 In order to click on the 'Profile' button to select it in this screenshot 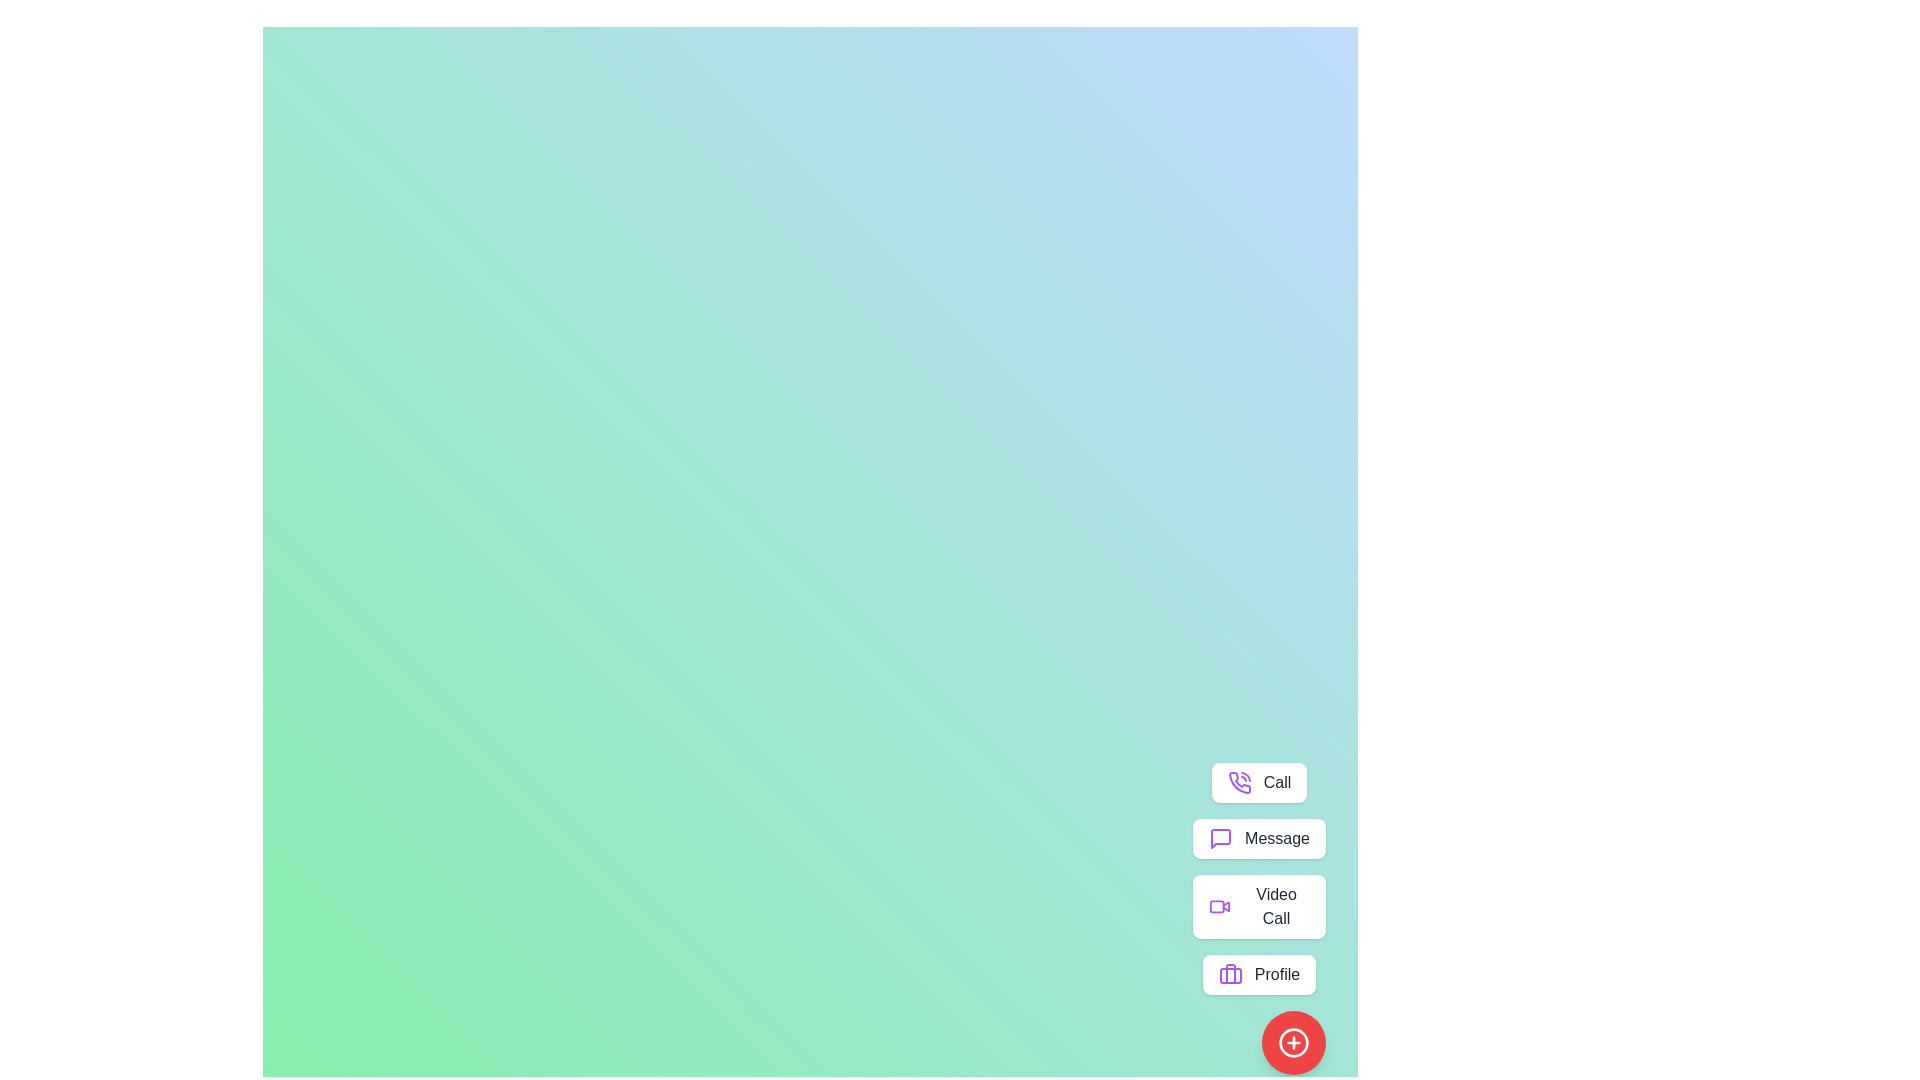, I will do `click(1258, 974)`.